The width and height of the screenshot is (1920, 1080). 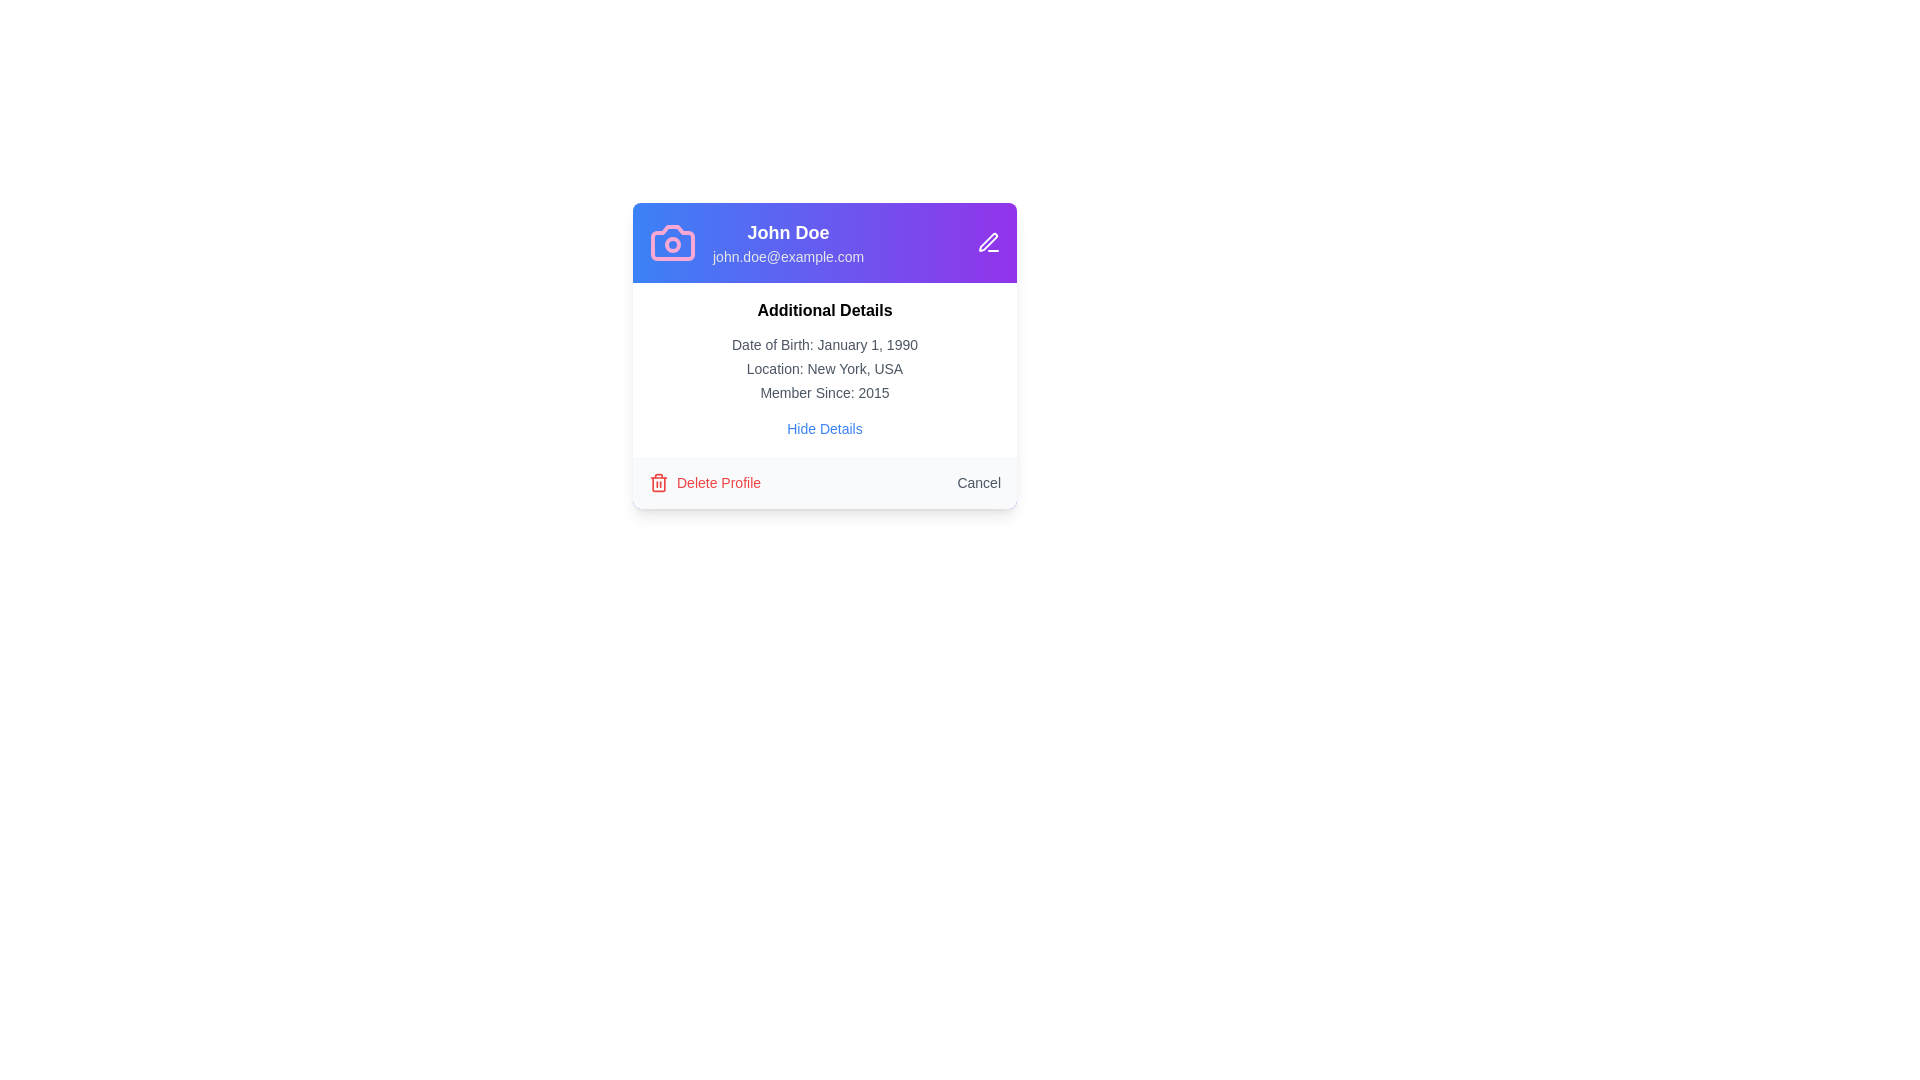 What do you see at coordinates (825, 369) in the screenshot?
I see `the static informational text displaying the user's current location, which is centrally located under 'Date of Birth: January 1, 1990' and above 'Member Since: 2015' in the 'Additional Details' section of the user profile card` at bounding box center [825, 369].